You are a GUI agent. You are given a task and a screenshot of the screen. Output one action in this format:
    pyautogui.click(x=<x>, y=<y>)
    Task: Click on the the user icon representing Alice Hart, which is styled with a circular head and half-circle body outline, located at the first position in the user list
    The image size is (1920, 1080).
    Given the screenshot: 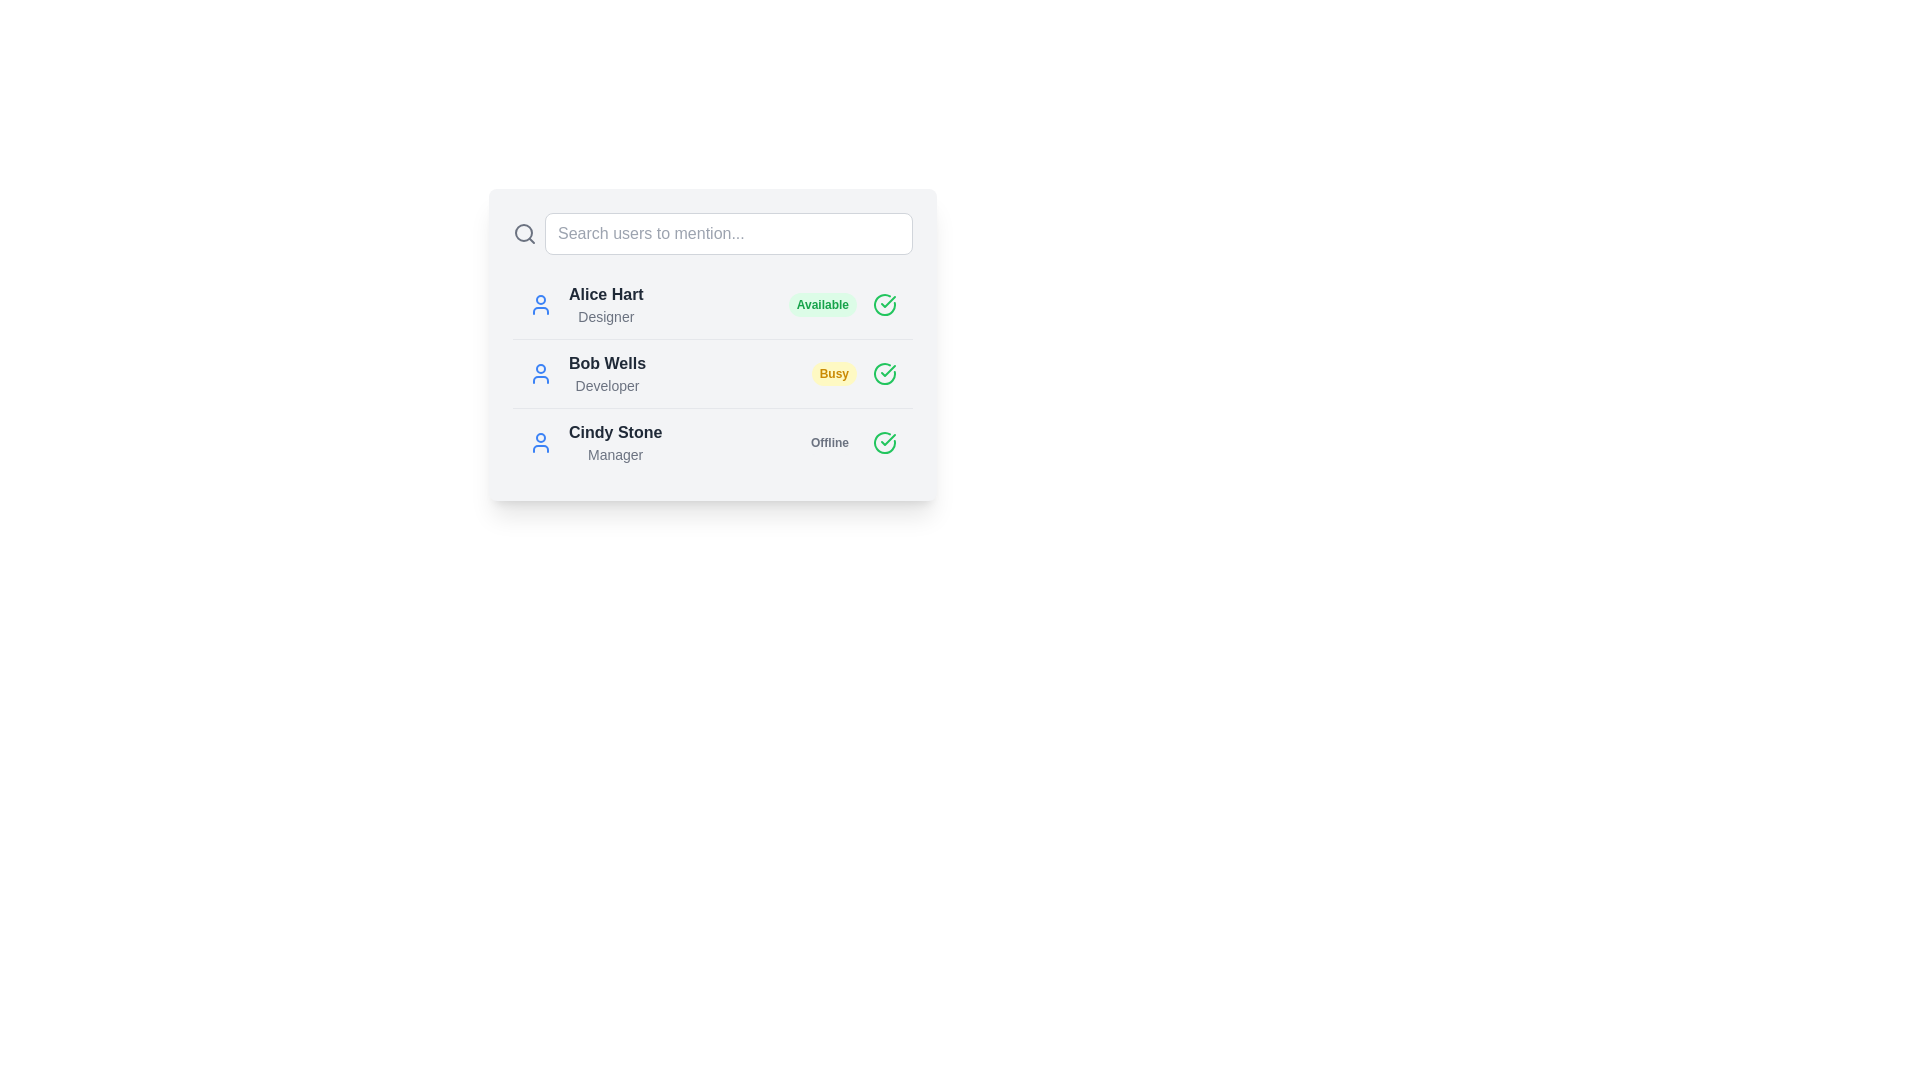 What is the action you would take?
    pyautogui.click(x=541, y=304)
    